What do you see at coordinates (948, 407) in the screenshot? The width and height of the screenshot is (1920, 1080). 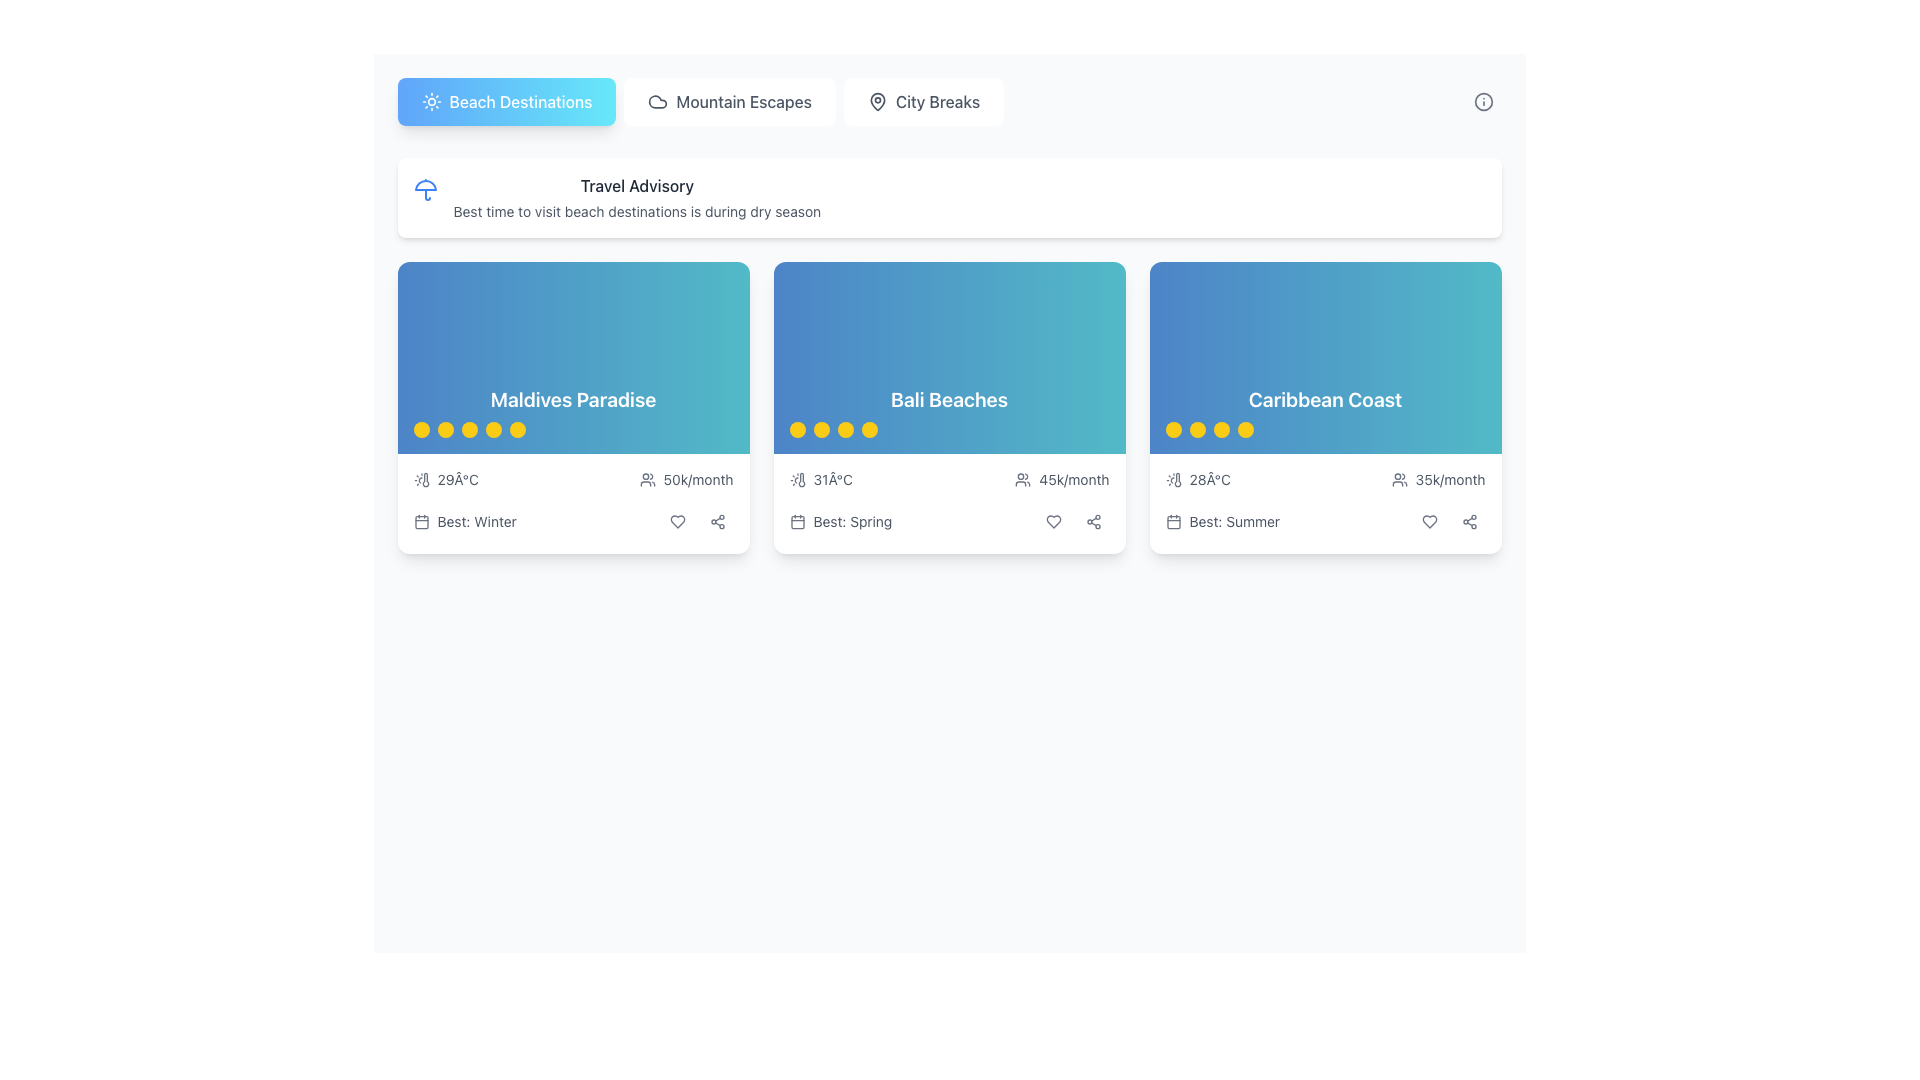 I see `the travel destination card that provides details about temperature, price, and the best visiting season, which is the second card in the row of three cards` at bounding box center [948, 407].